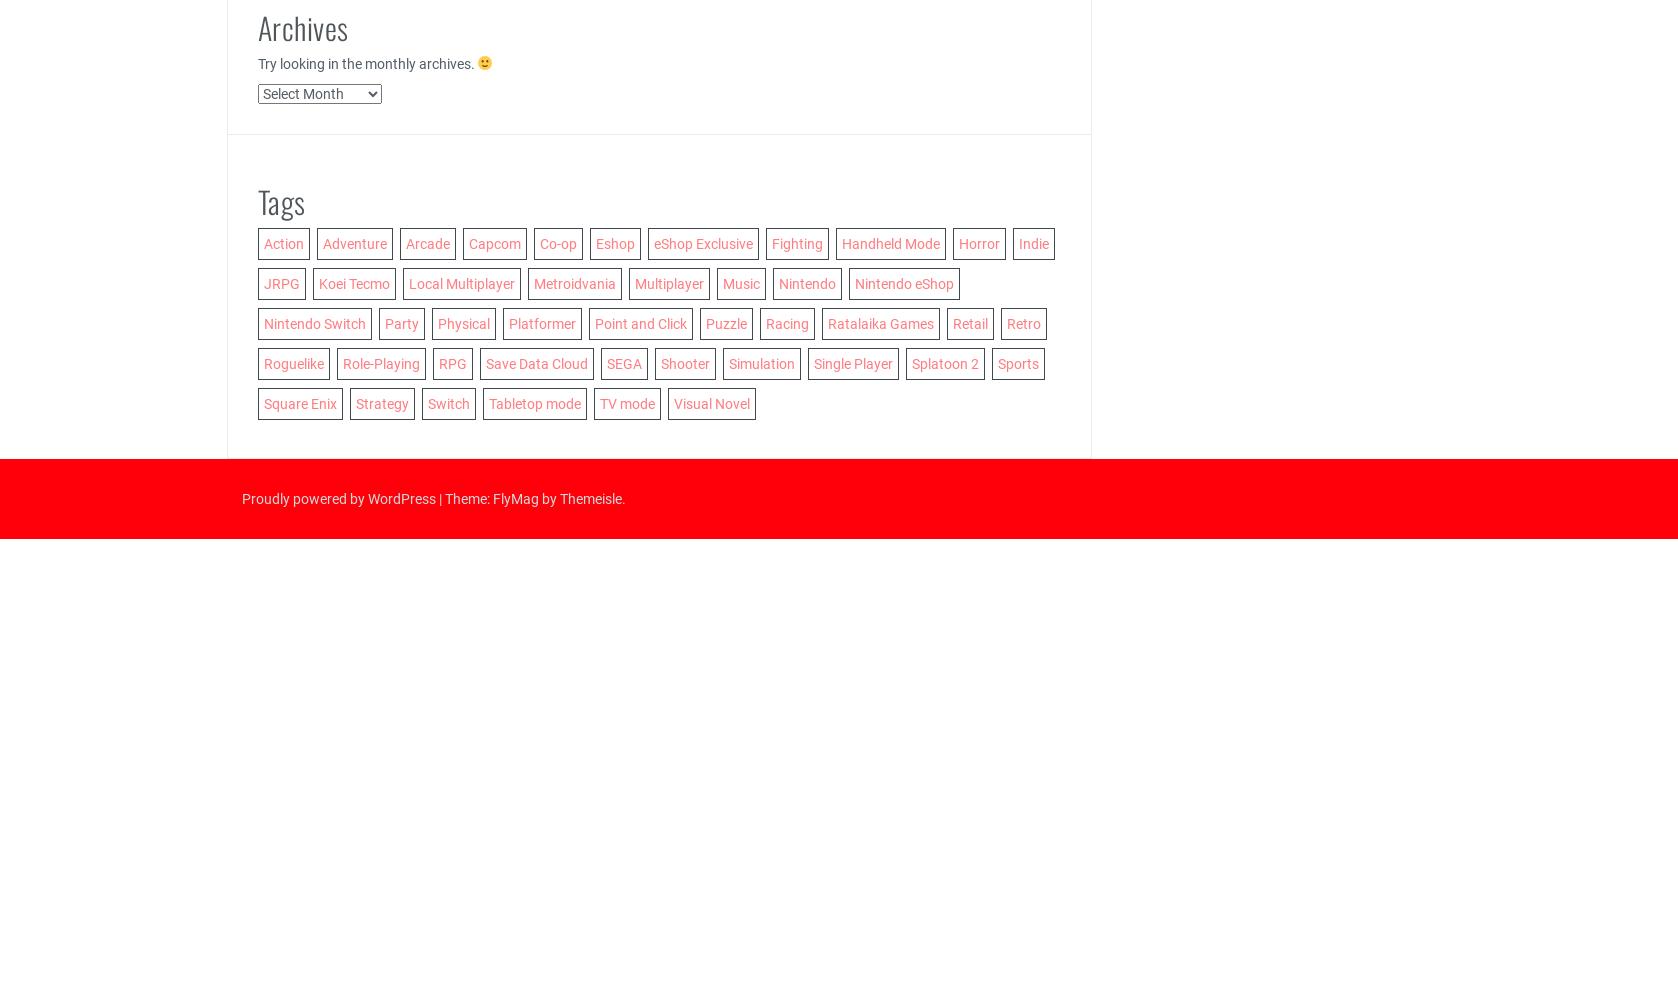 The height and width of the screenshot is (1000, 1678). What do you see at coordinates (380, 362) in the screenshot?
I see `'Role-Playing'` at bounding box center [380, 362].